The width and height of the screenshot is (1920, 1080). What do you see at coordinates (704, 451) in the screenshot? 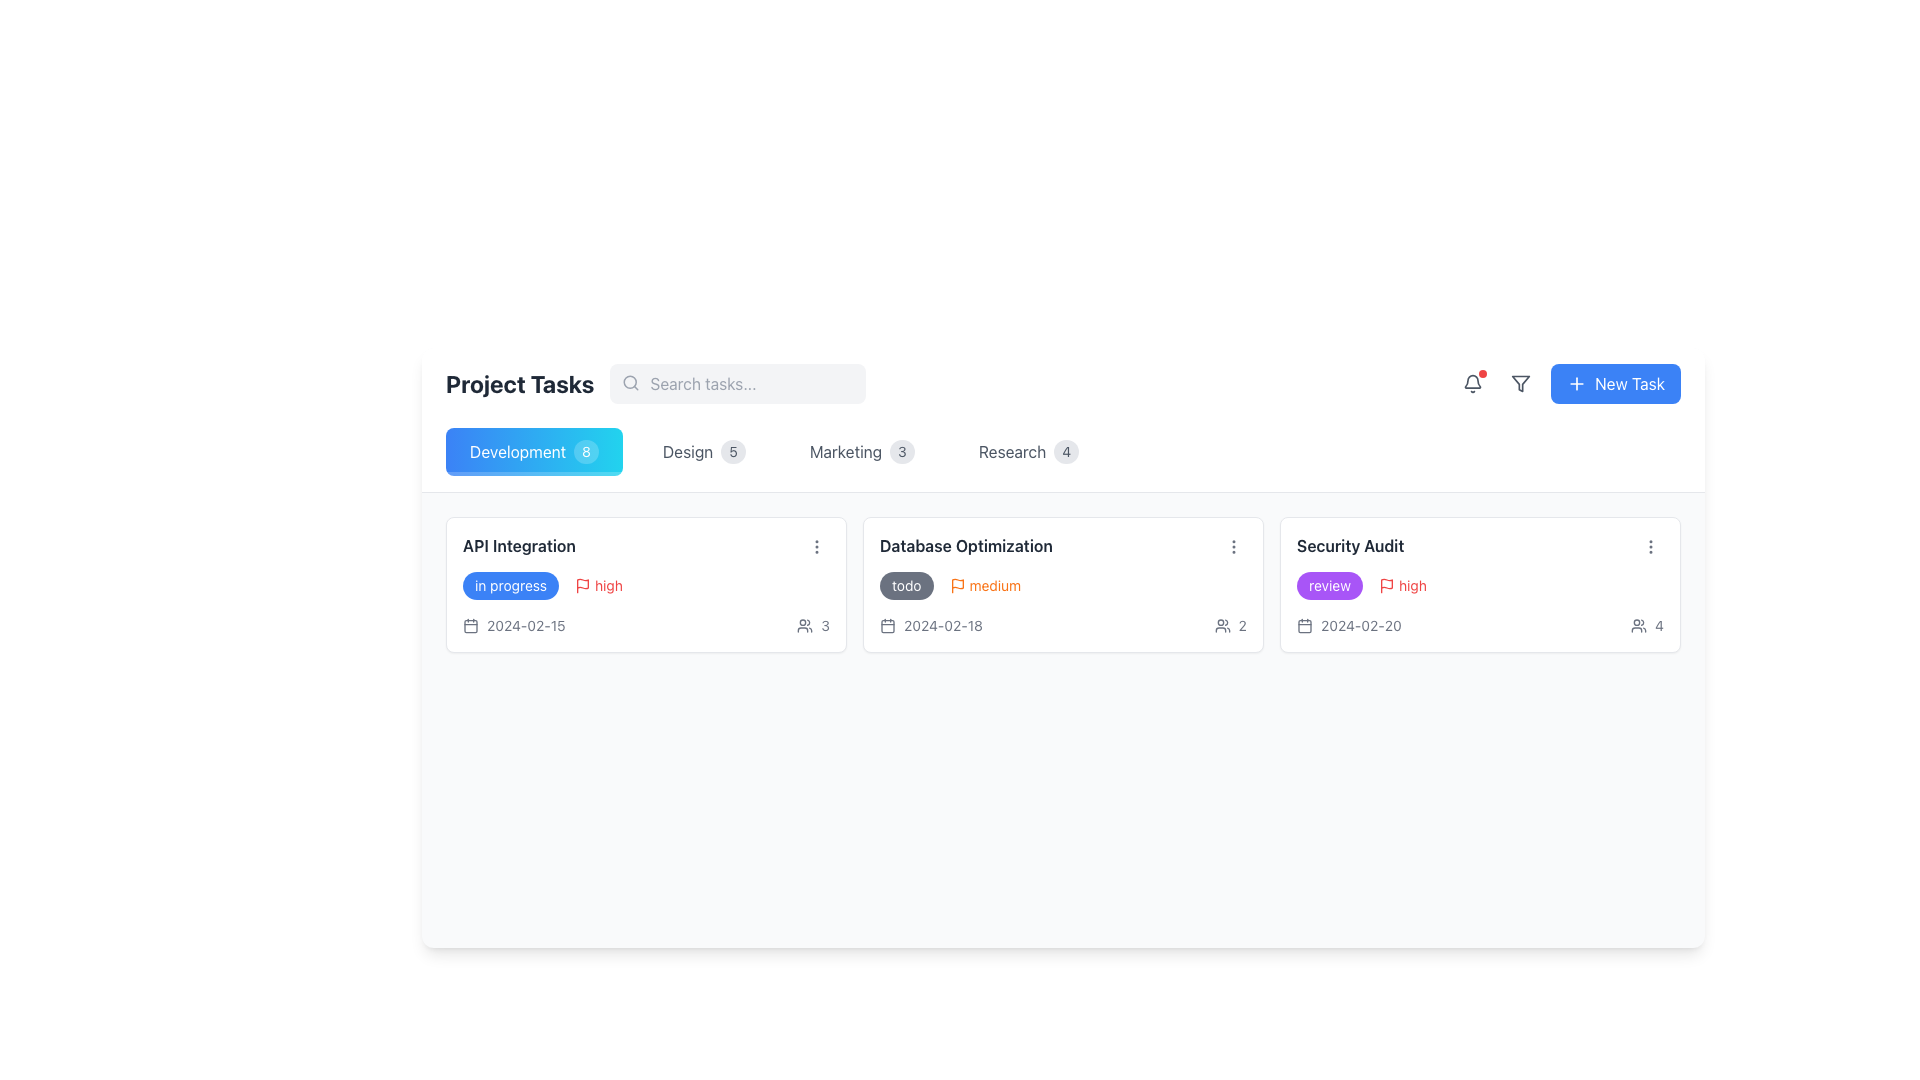
I see `to select the category 'Design', which is a text segment followed by a badge with the number '5', located in the navigation bar after 'Development'` at bounding box center [704, 451].